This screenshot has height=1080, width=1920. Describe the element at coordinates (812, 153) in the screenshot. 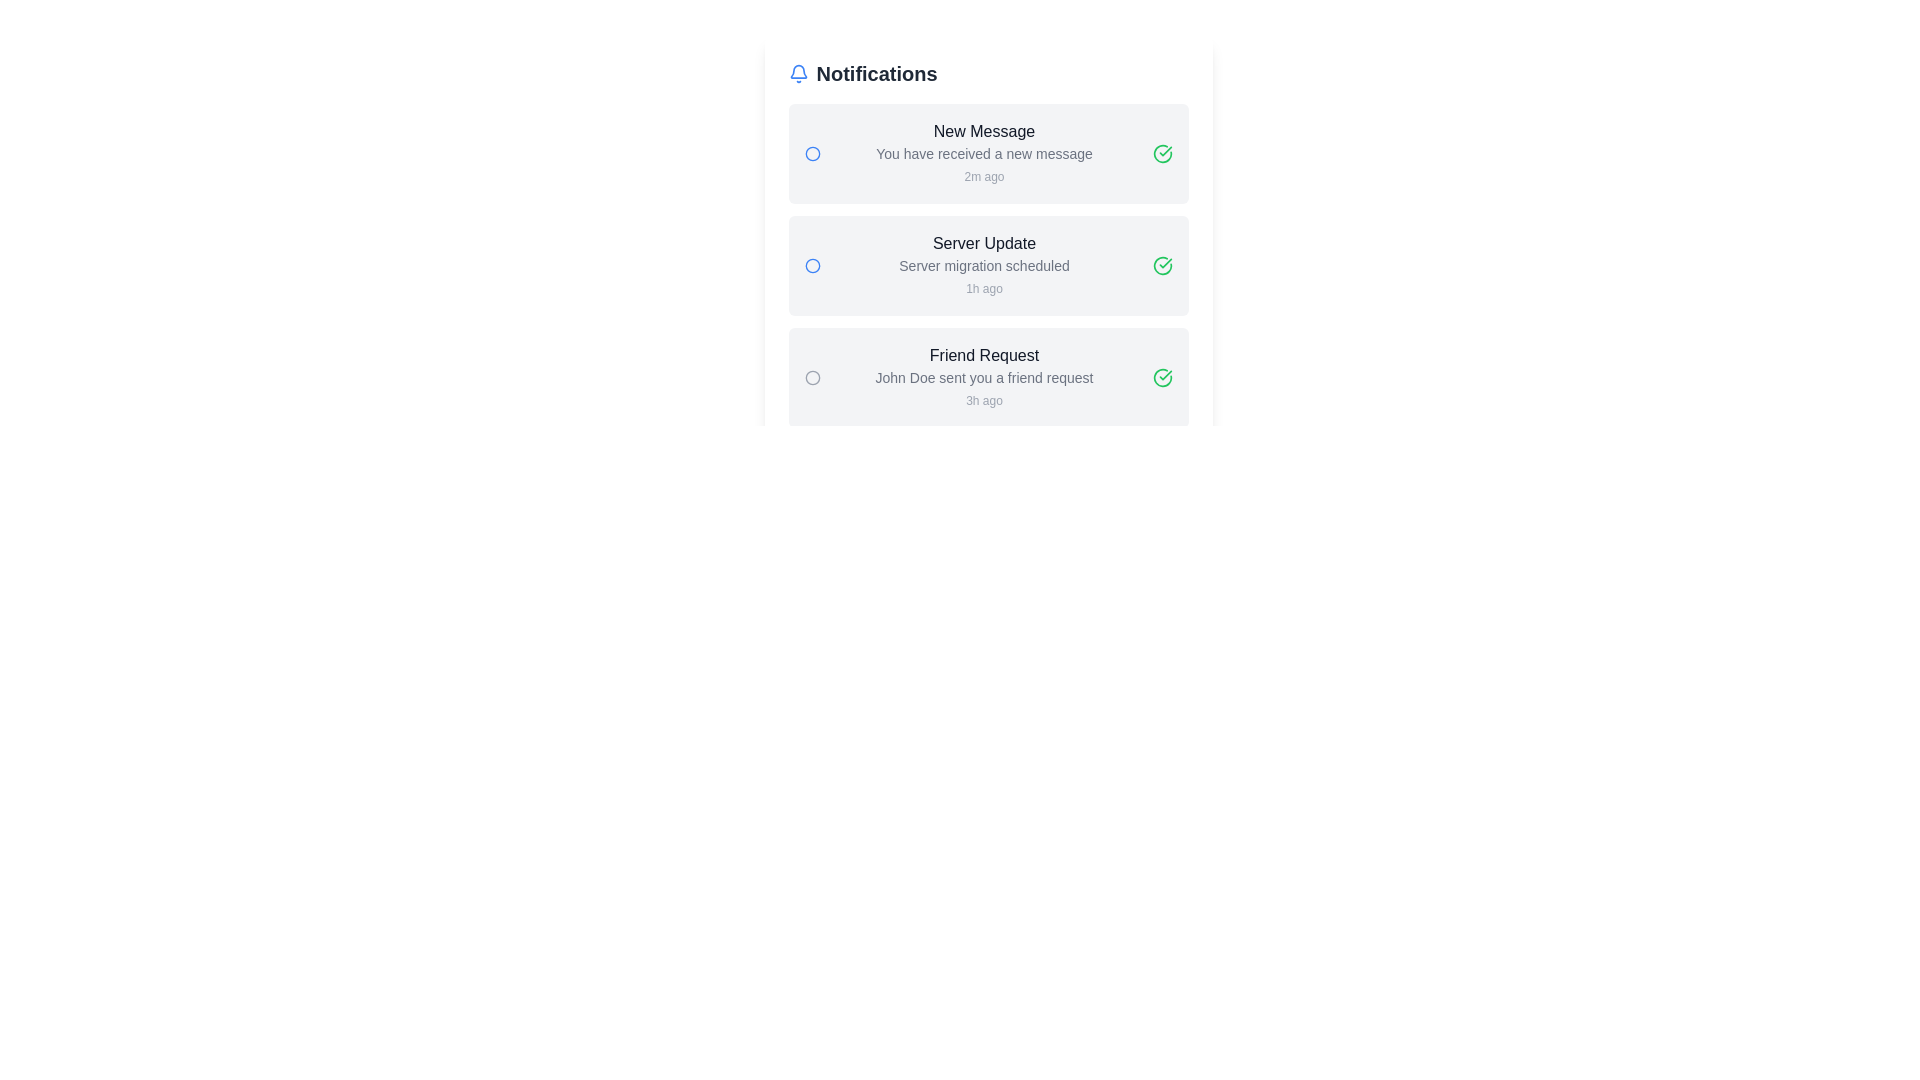

I see `the visual indicator icon in the top notification card labeled 'New Message', which is aligned horizontally with the card's content and located to the left of the text` at that location.